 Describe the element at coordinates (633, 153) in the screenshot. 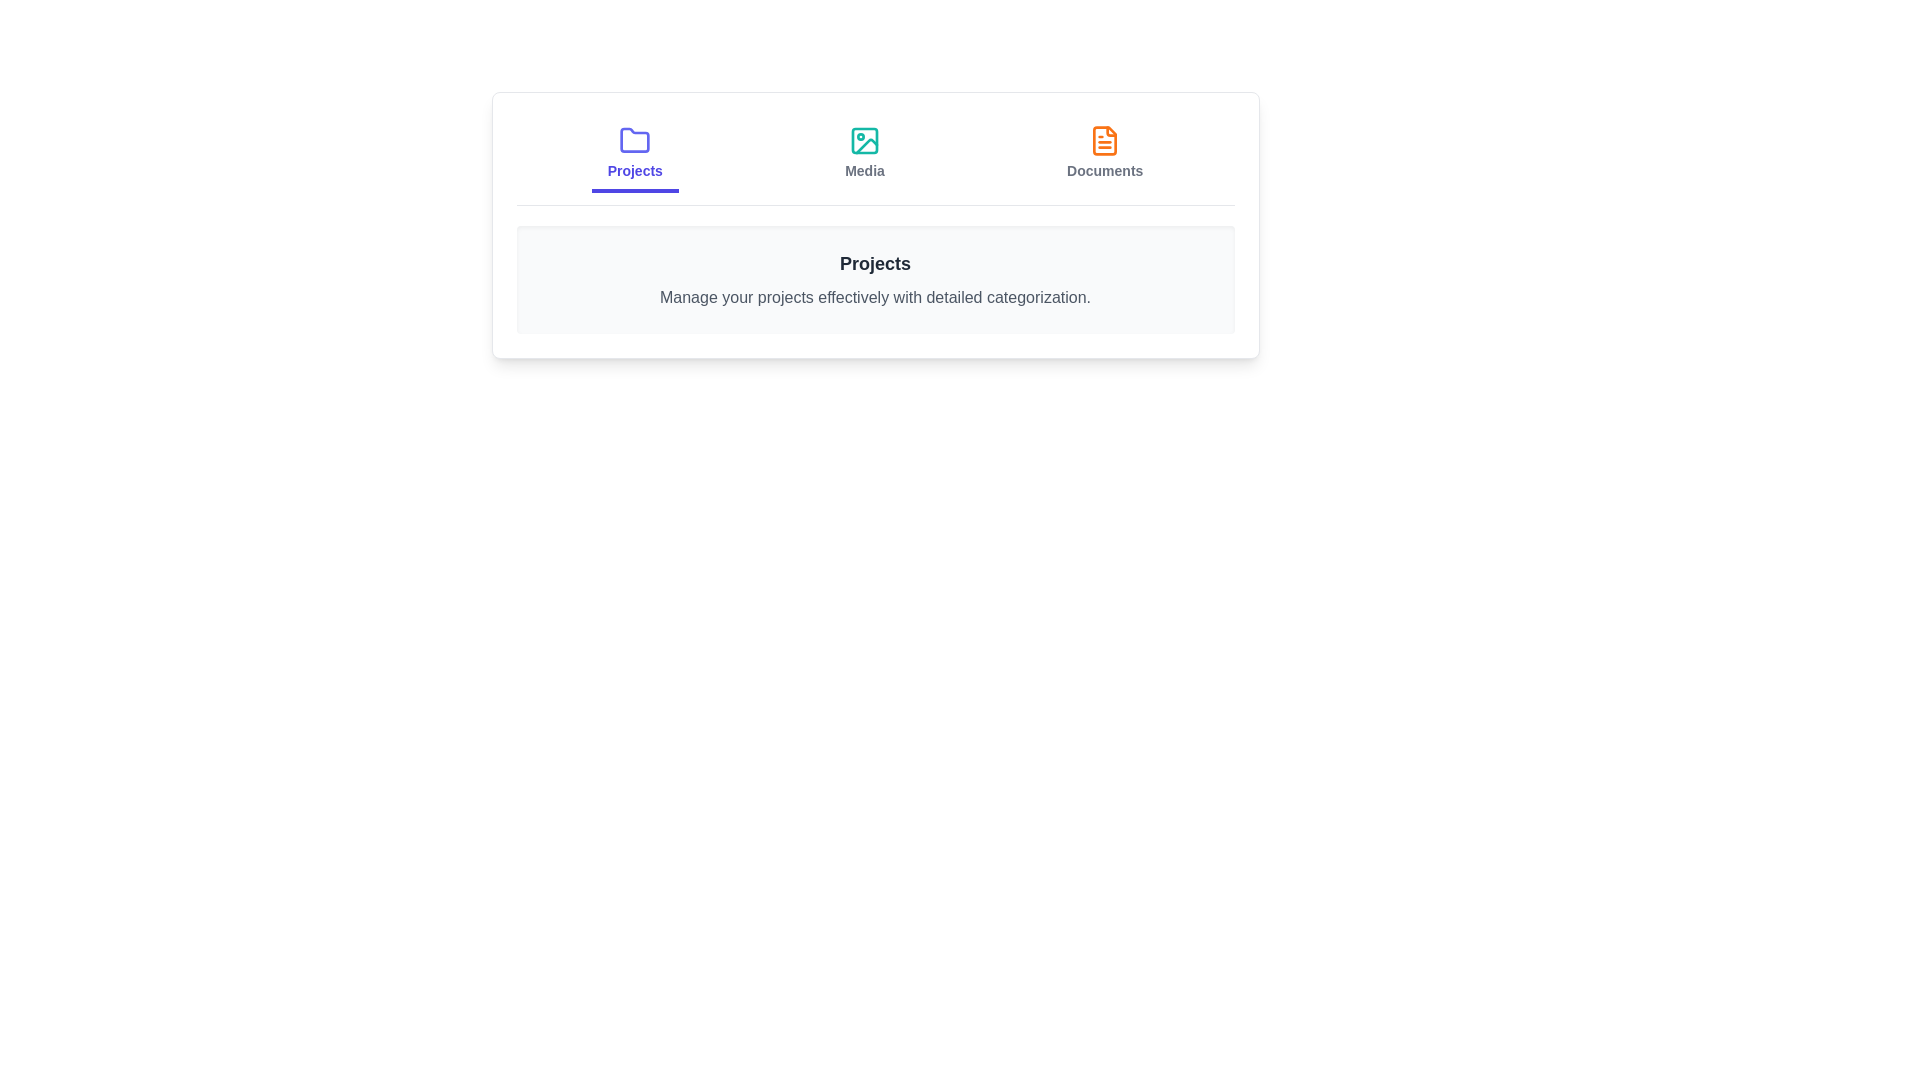

I see `the Projects tab by clicking on it` at that location.